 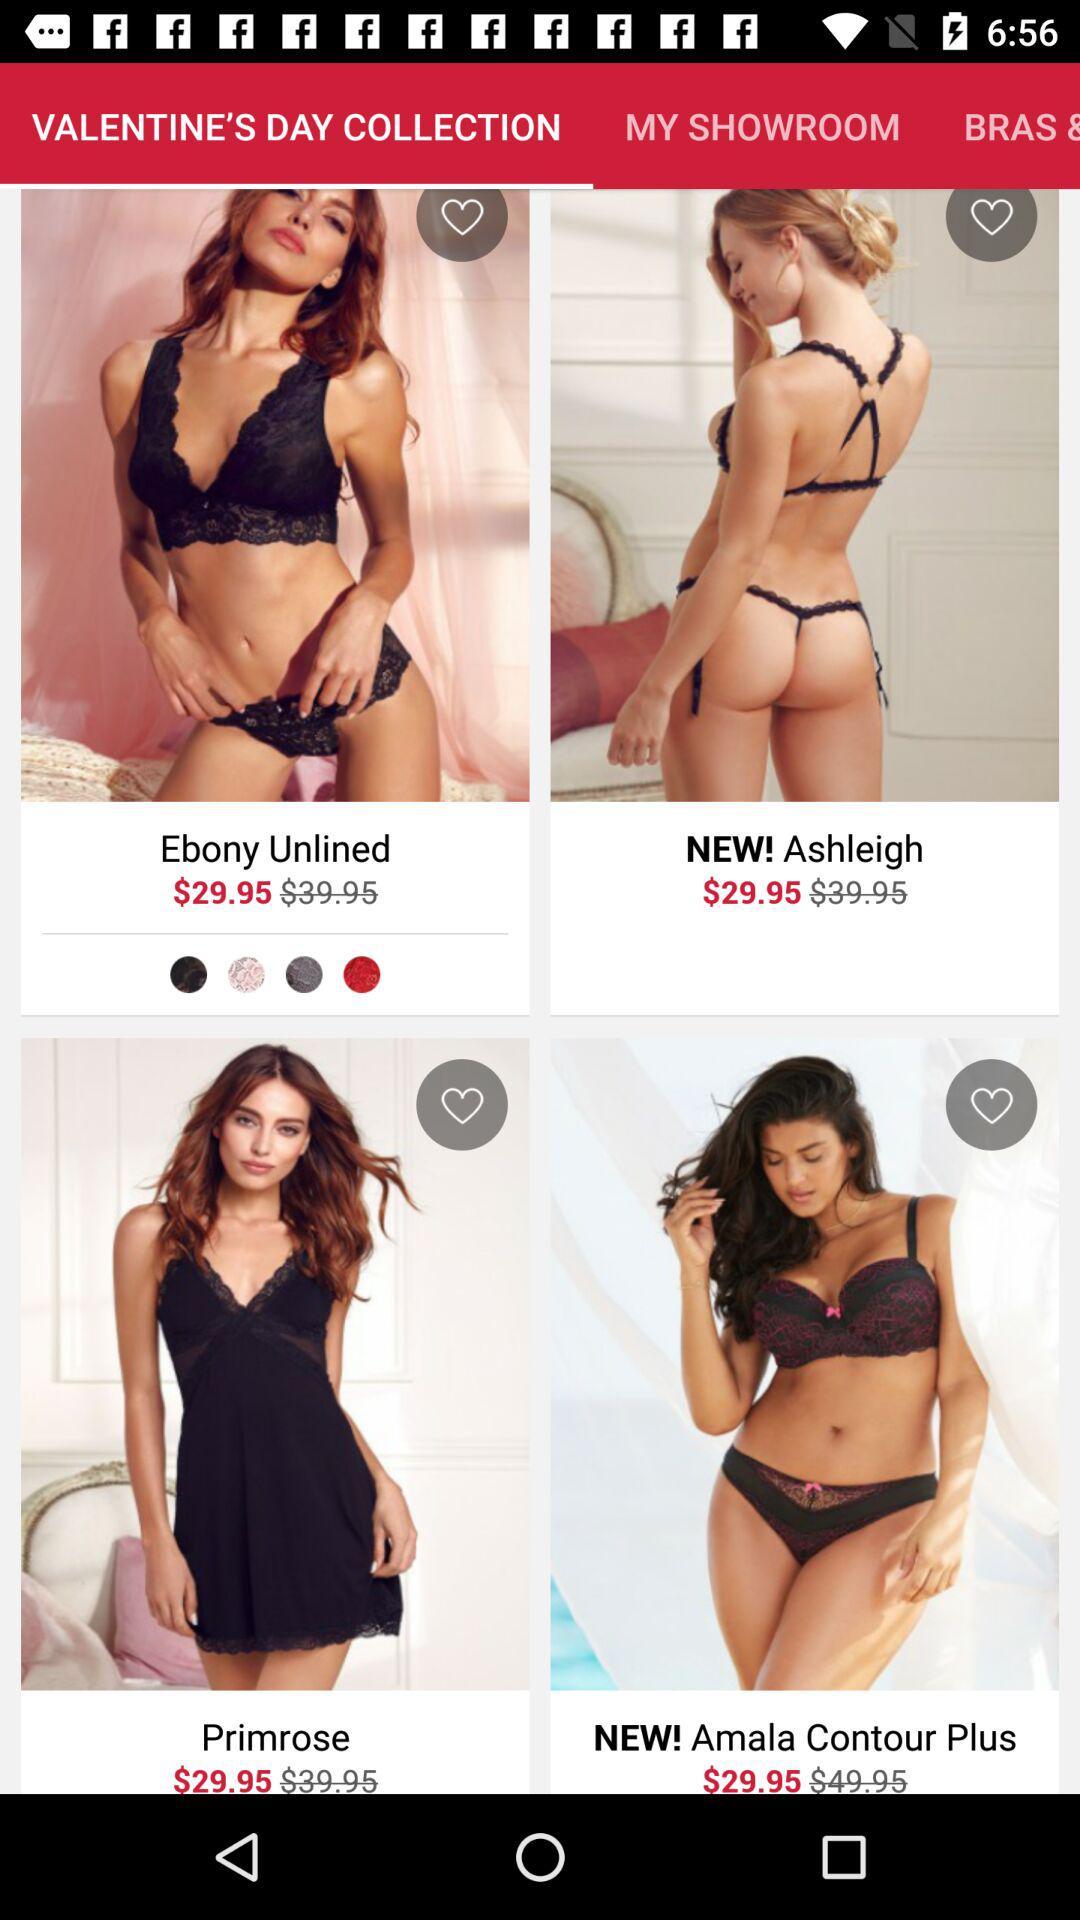 What do you see at coordinates (245, 974) in the screenshot?
I see `icon below the 29 95 39 item` at bounding box center [245, 974].